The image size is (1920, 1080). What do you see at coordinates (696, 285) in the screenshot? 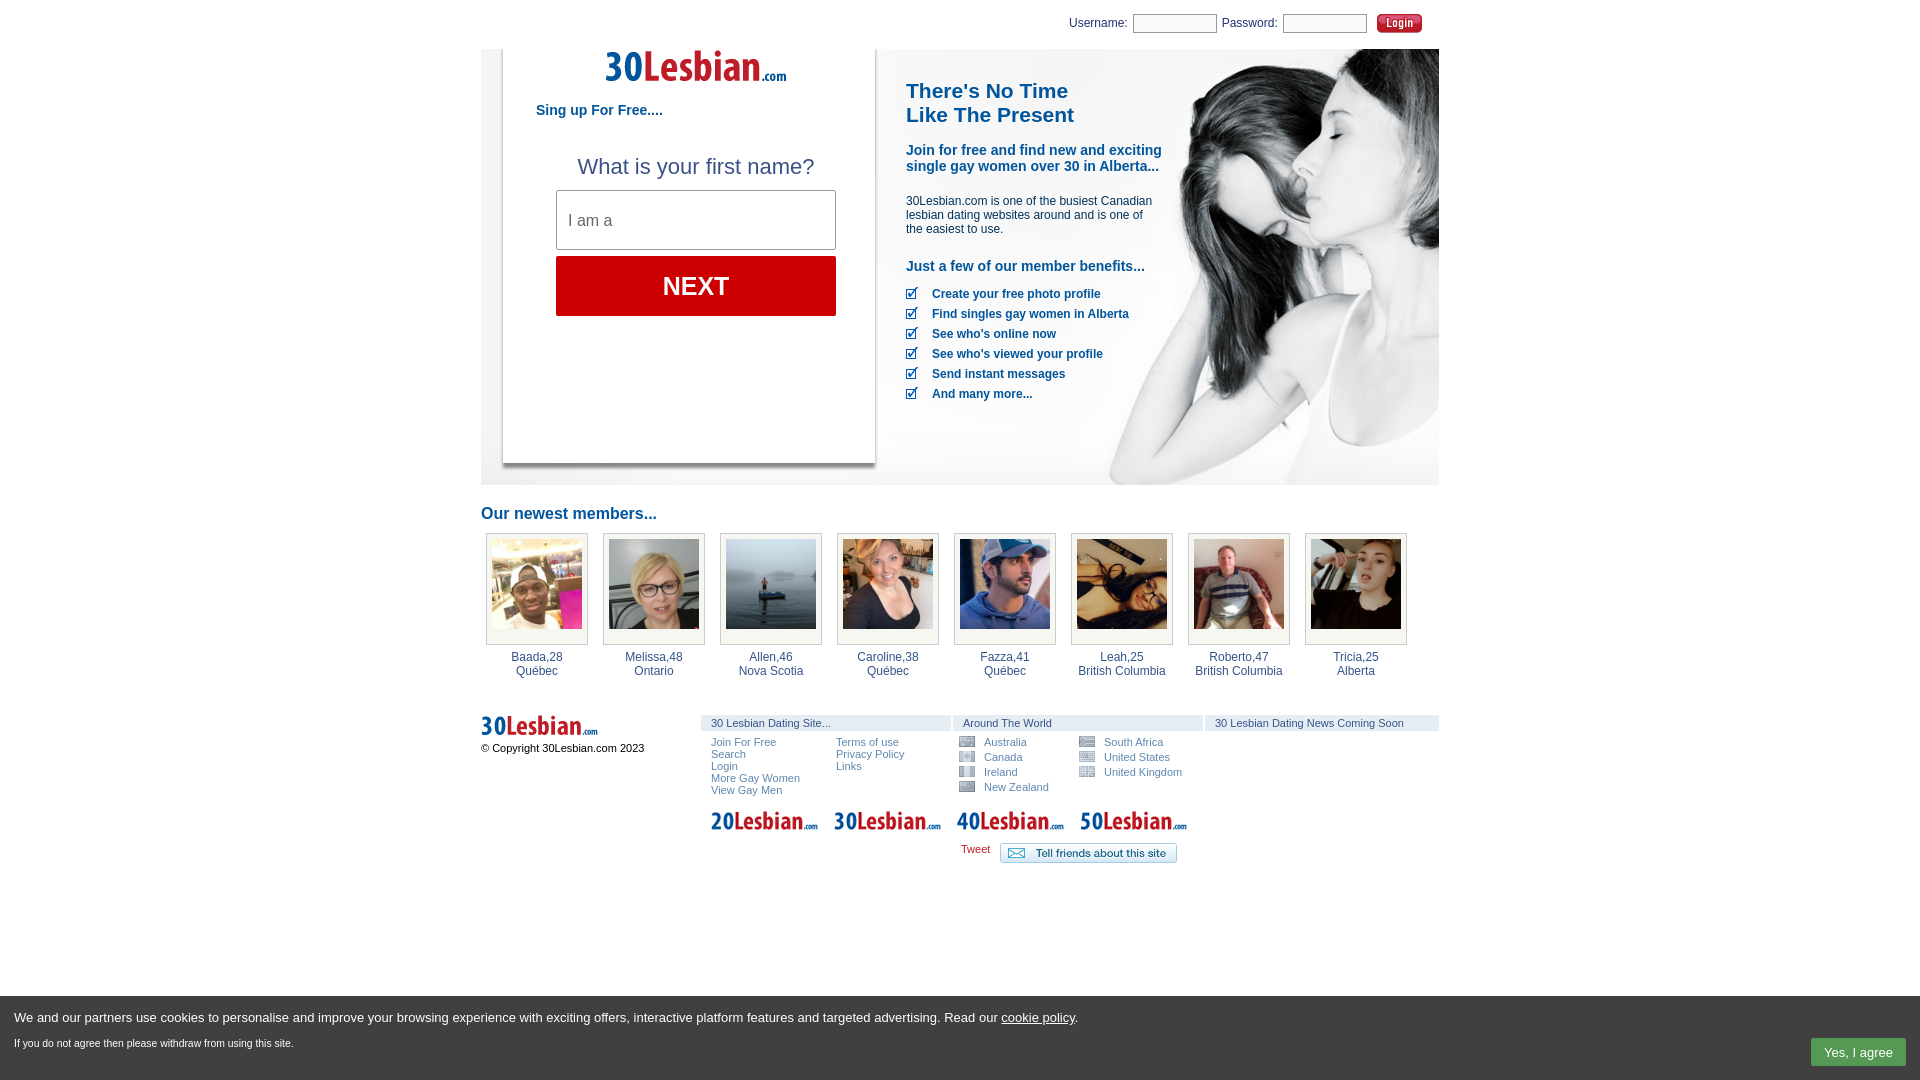
I see `'NEXT'` at bounding box center [696, 285].